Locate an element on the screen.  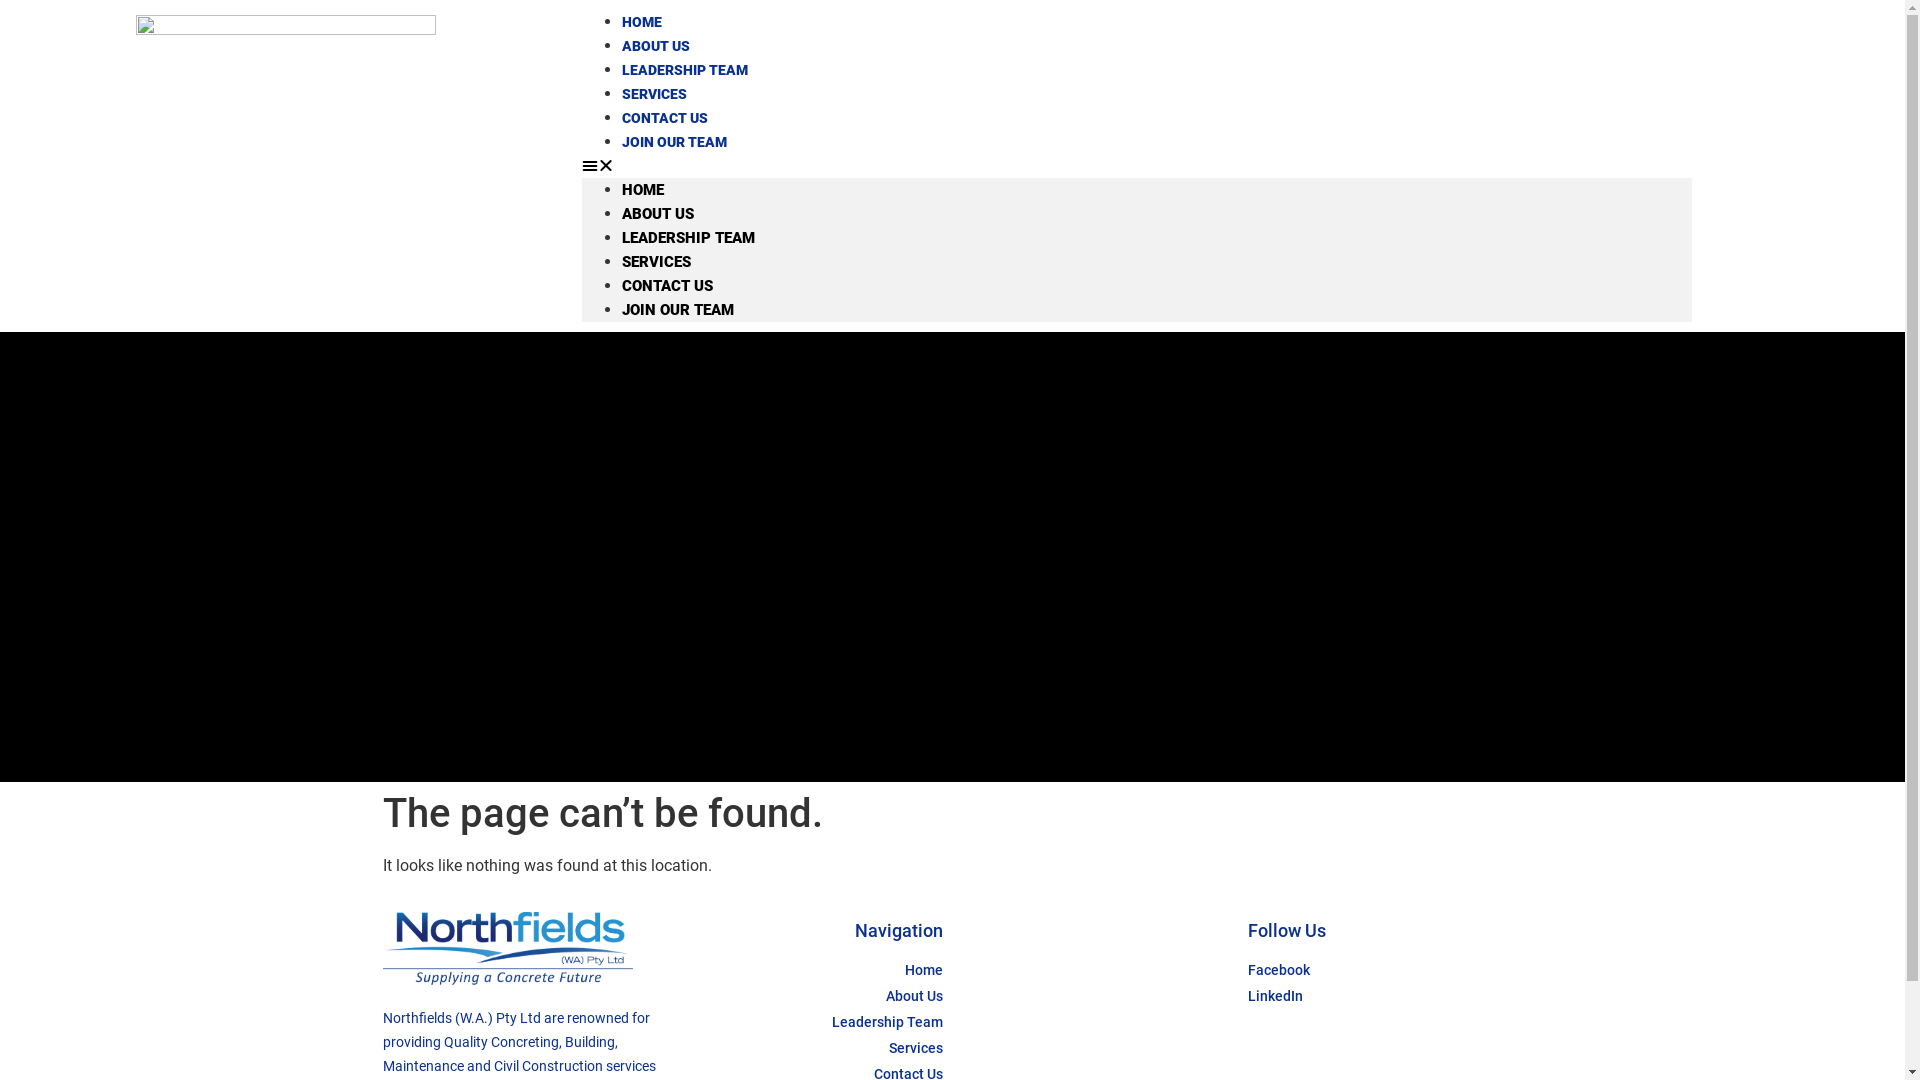
'LEADERSHIP TEAM' is located at coordinates (688, 237).